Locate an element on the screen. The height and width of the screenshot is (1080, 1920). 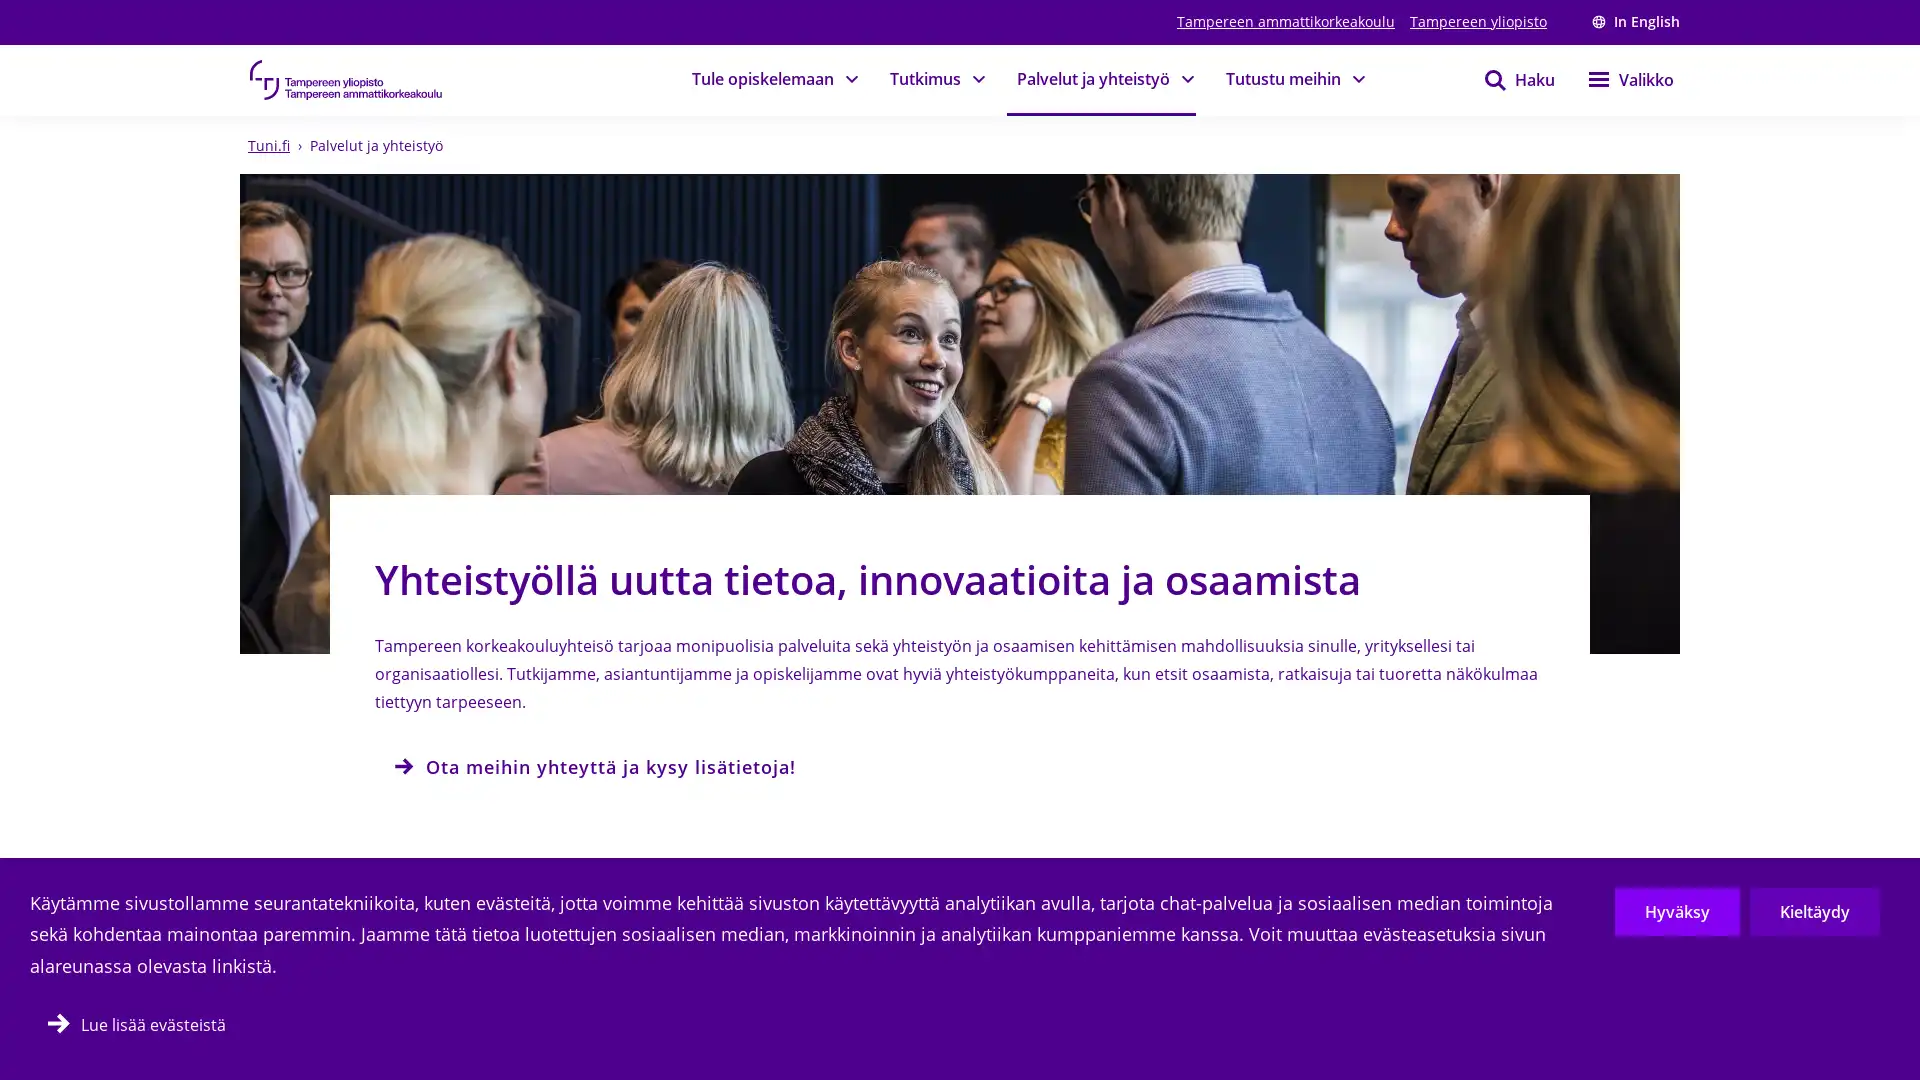
Valikko is located at coordinates (1630, 79).